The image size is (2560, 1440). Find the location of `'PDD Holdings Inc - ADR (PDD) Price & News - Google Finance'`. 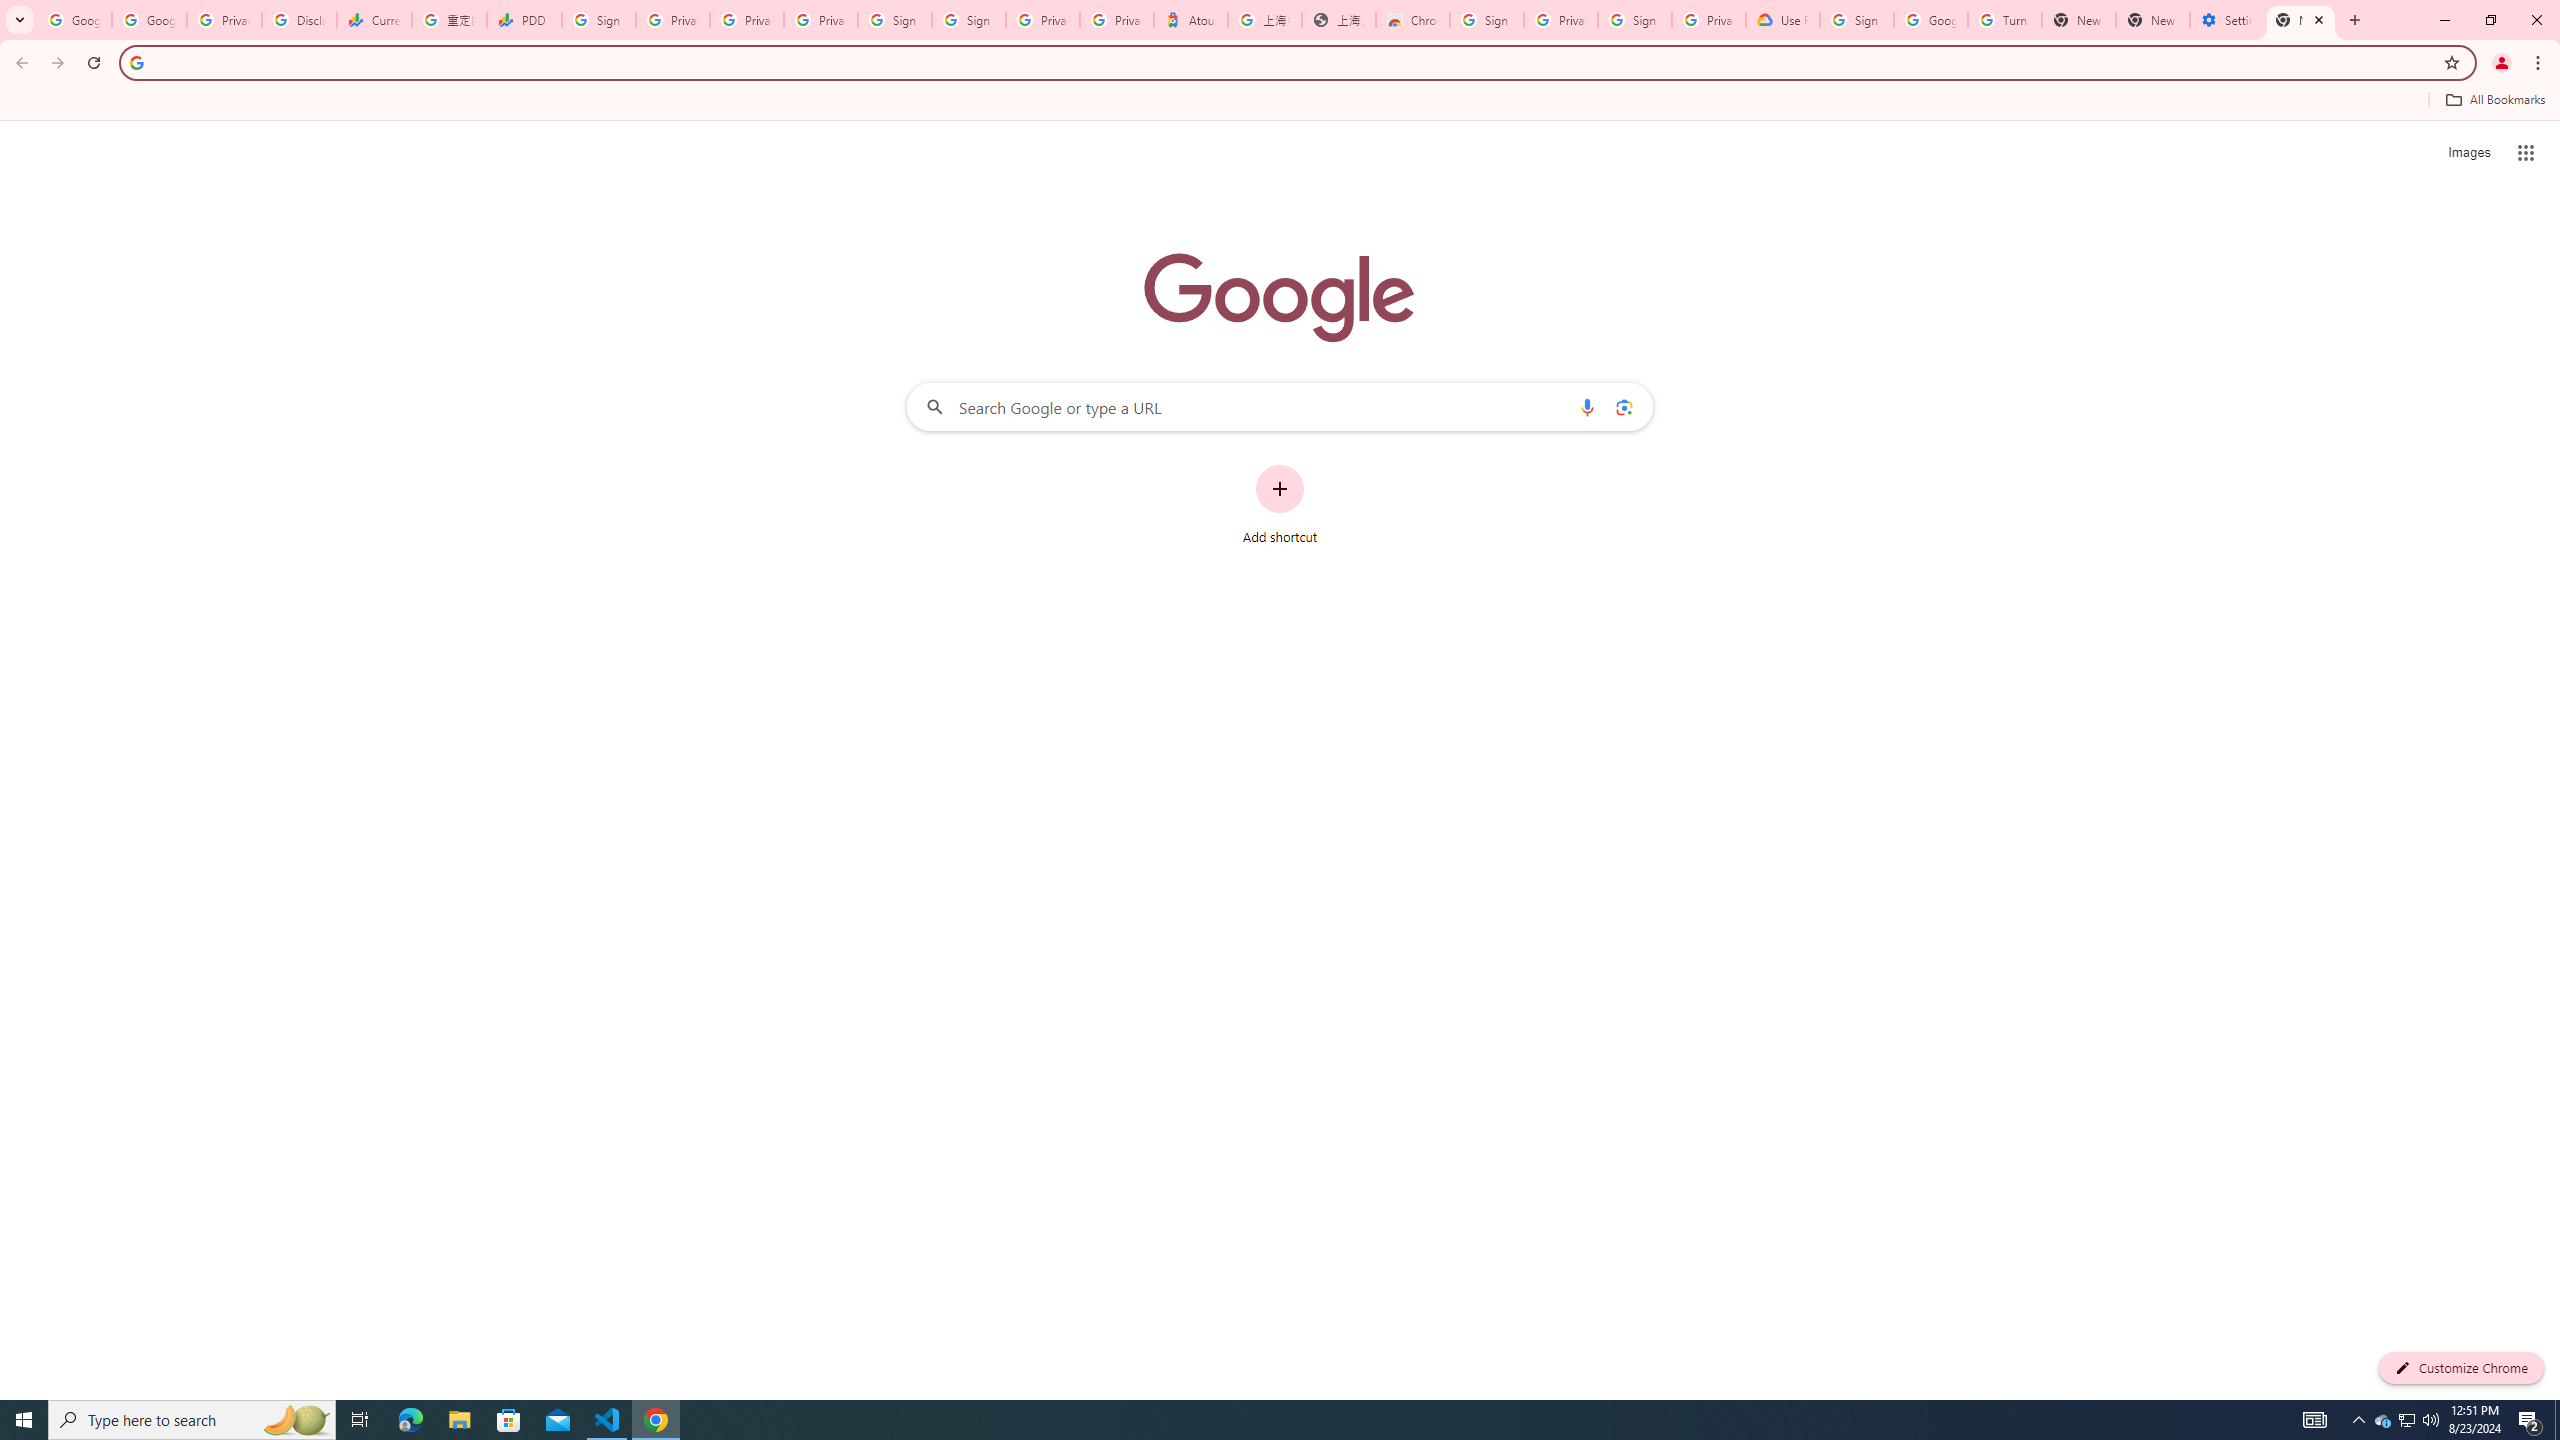

'PDD Holdings Inc - ADR (PDD) Price & News - Google Finance' is located at coordinates (523, 19).